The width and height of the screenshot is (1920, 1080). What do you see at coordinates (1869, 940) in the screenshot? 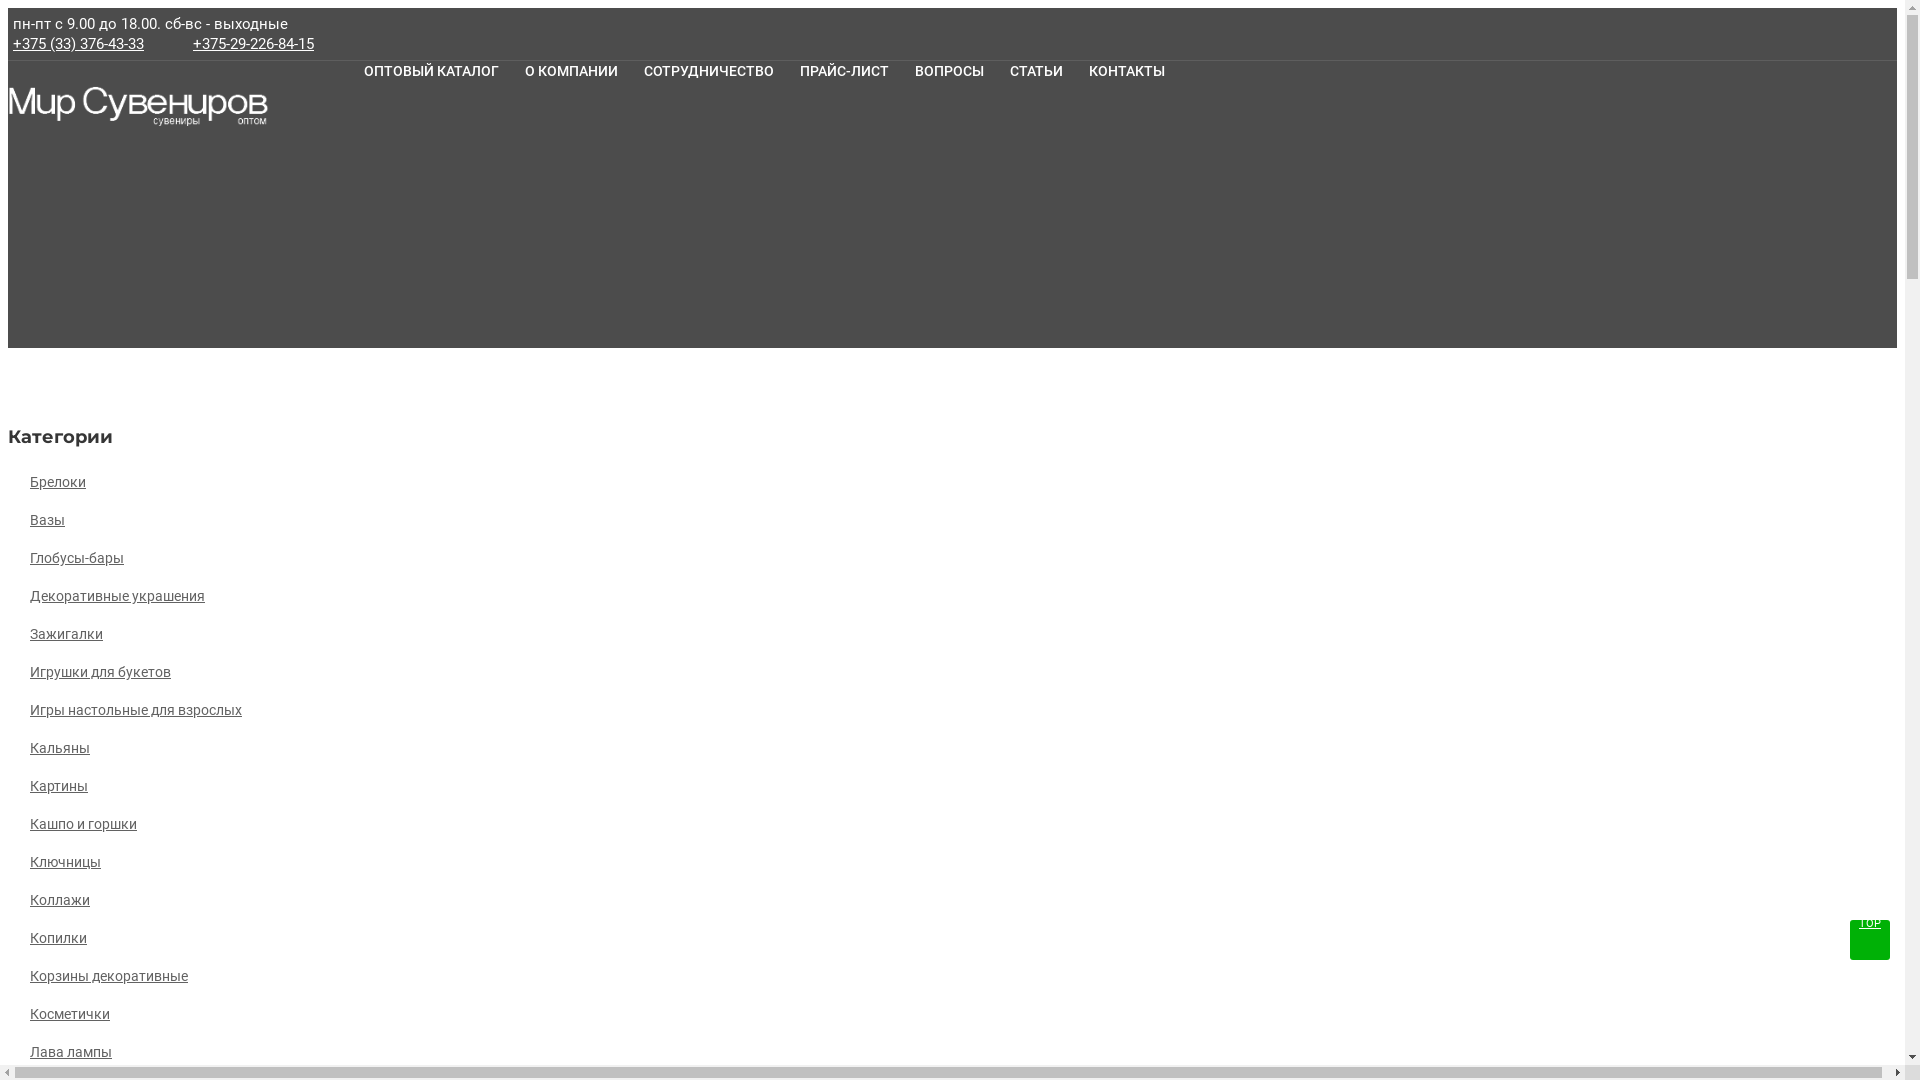
I see `'TOP'` at bounding box center [1869, 940].